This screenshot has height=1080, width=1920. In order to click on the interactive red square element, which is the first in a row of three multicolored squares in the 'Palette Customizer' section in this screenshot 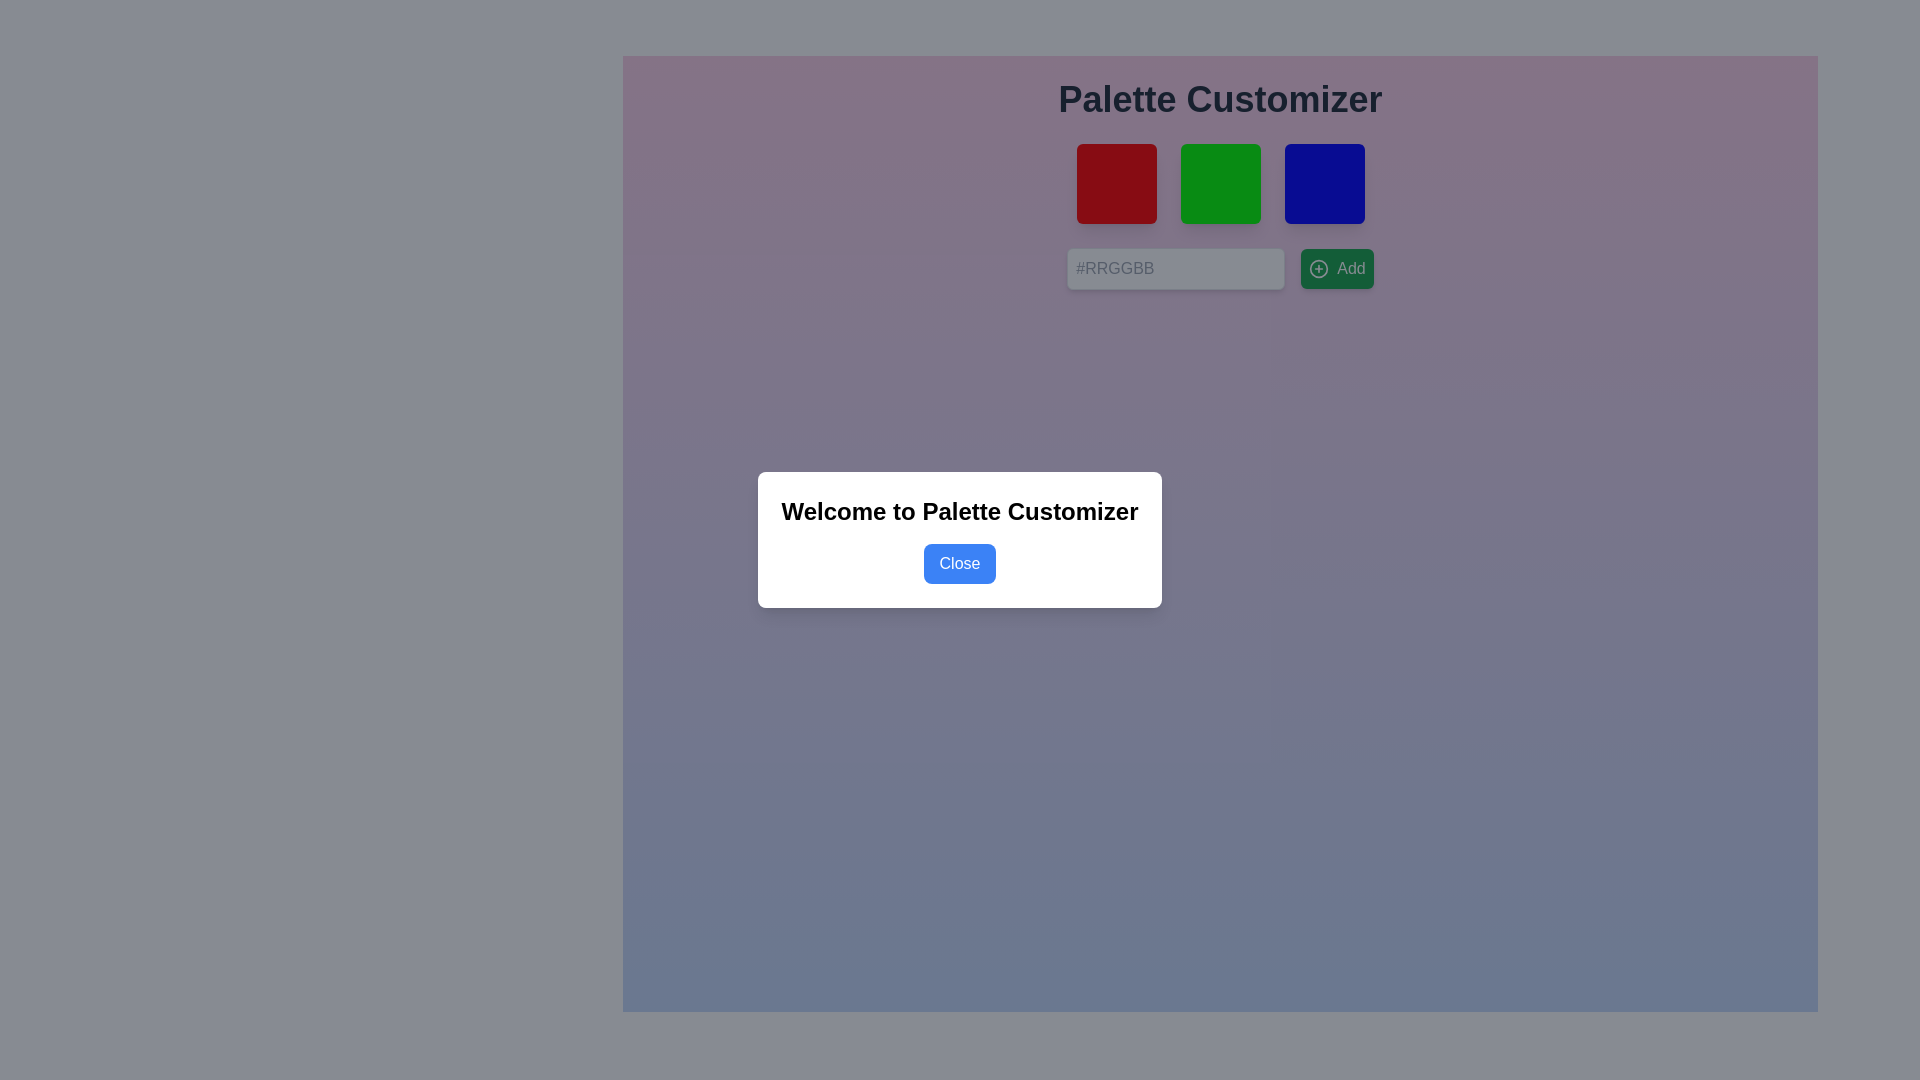, I will do `click(1115, 184)`.